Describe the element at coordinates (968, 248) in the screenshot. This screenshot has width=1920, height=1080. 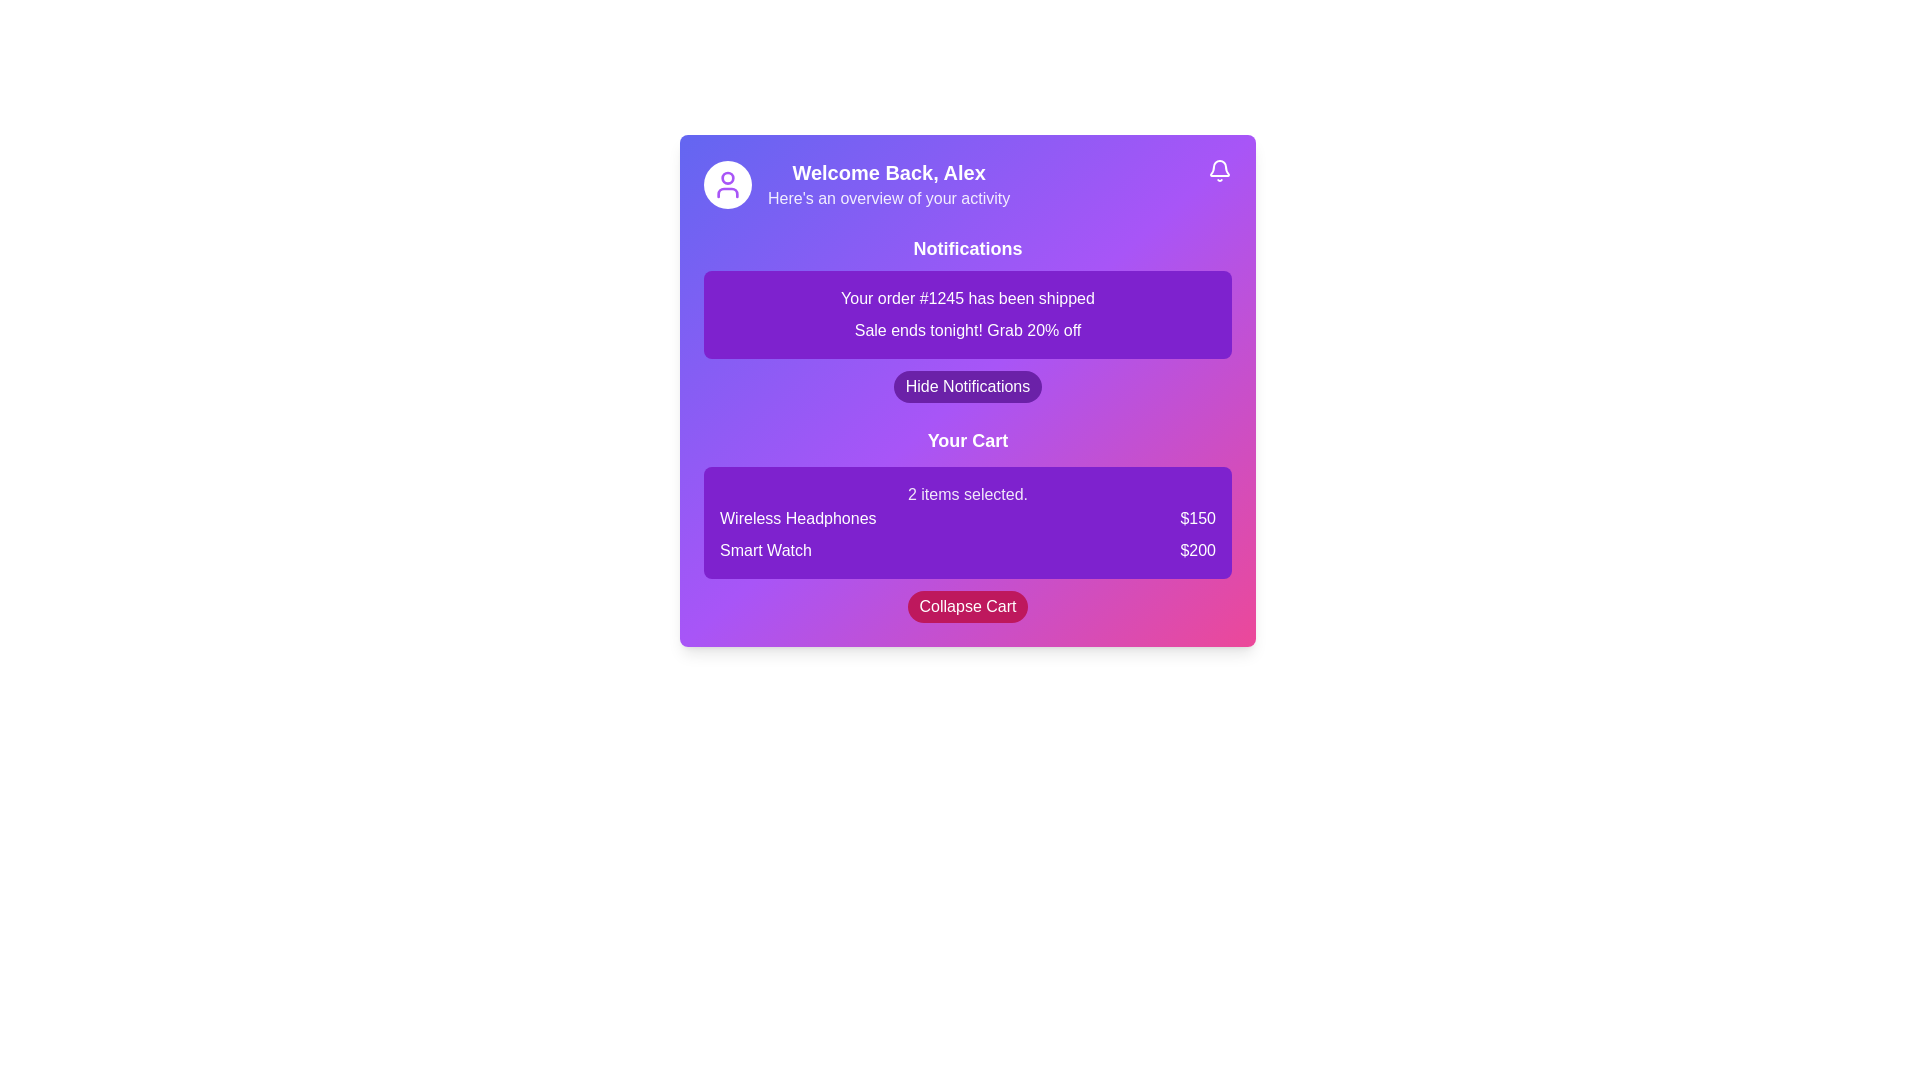
I see `text from the Section Header that displays 'Notifications', which is styled in bold, large white letters against a gradient purple background` at that location.